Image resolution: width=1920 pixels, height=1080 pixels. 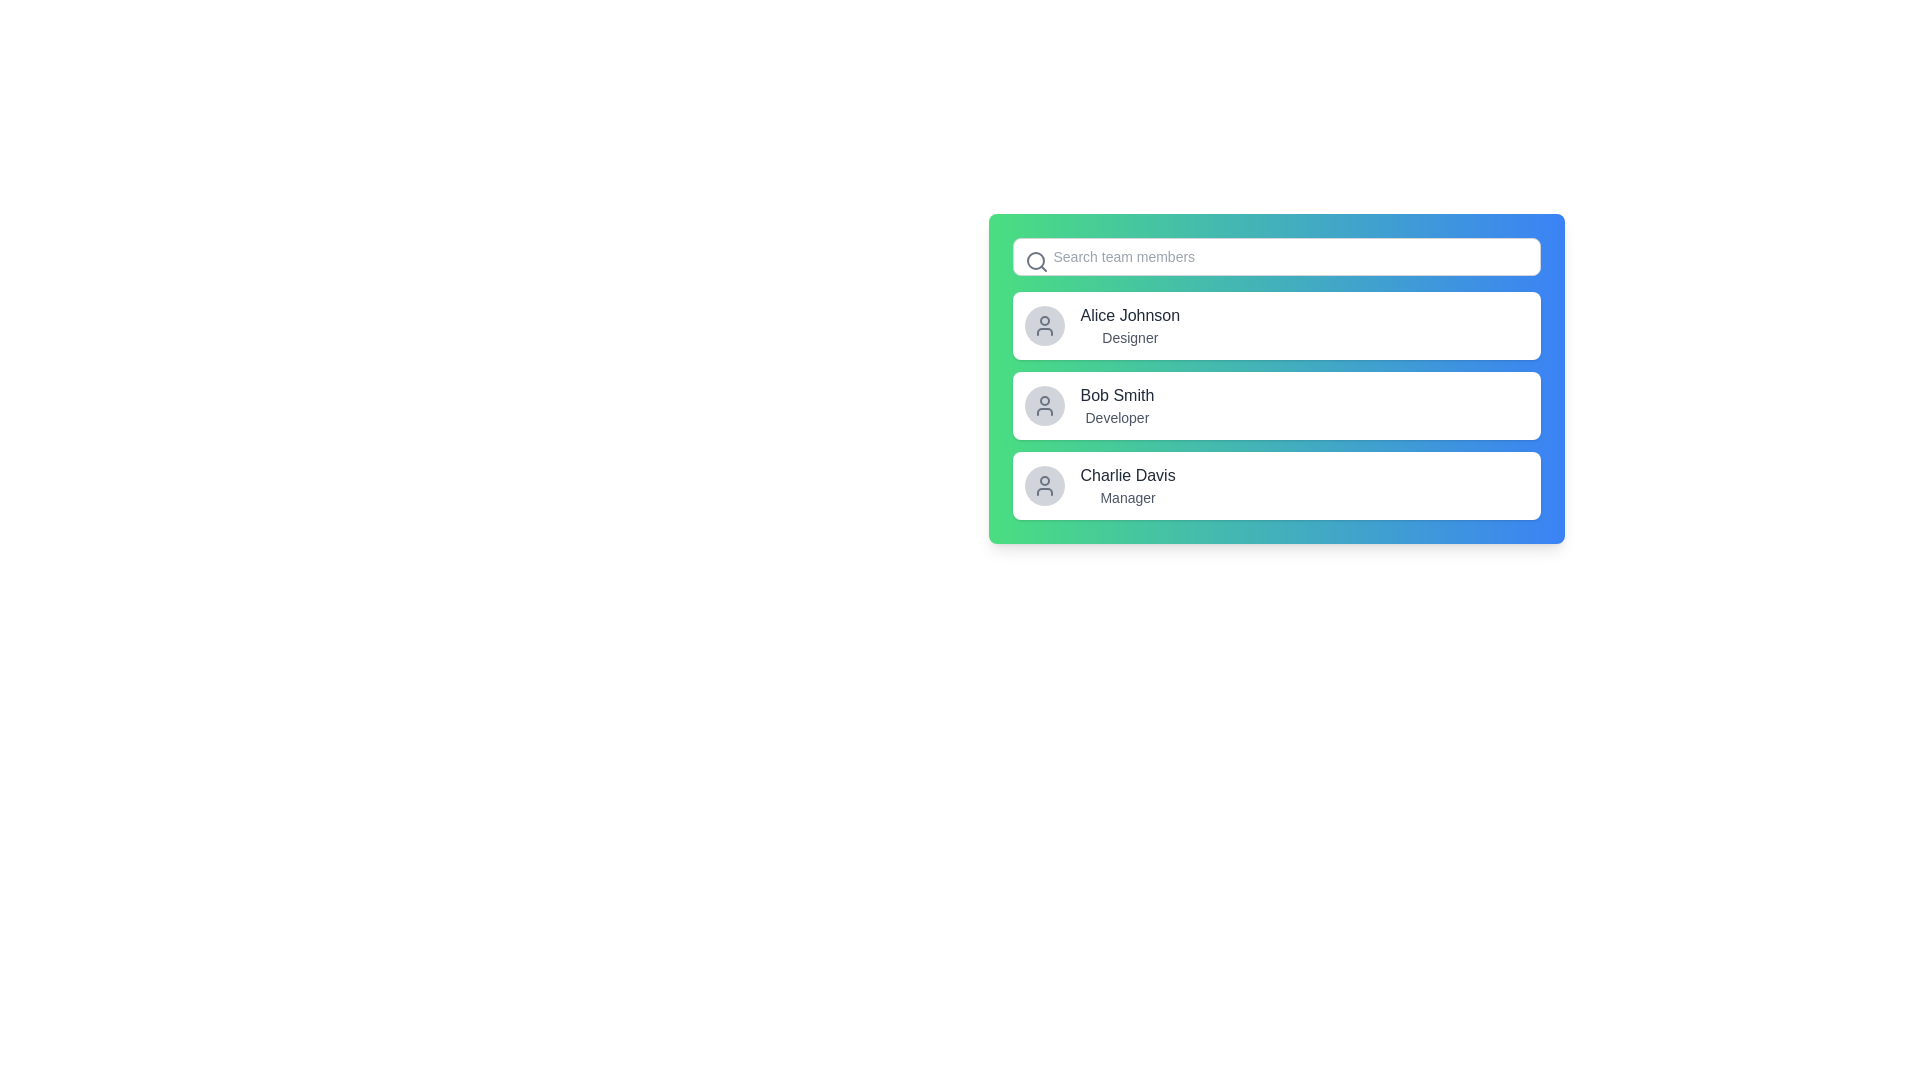 I want to click on the circular shape within the magnifying glass icon, which is part of the search bar located at the top of the green-to-blue gradient rectangular frame, so click(x=1035, y=260).